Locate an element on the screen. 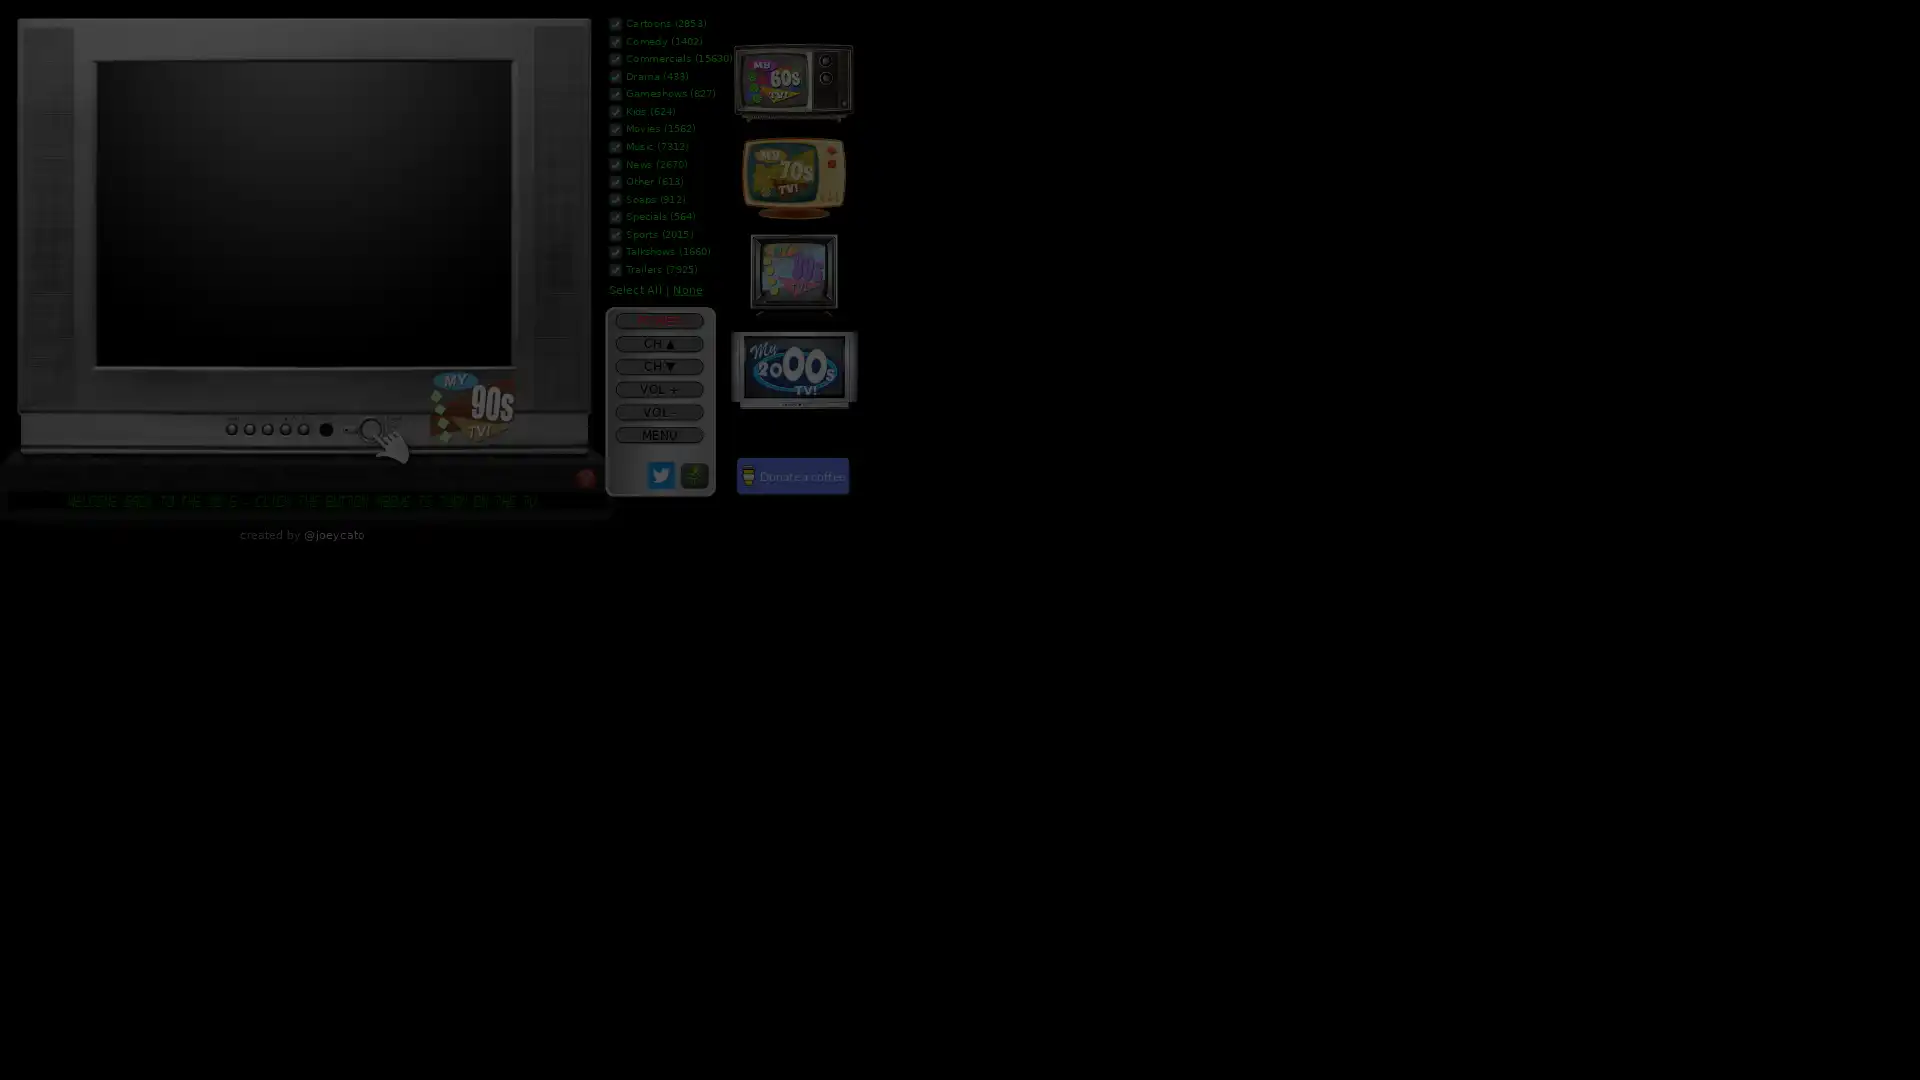 This screenshot has width=1920, height=1080. CH is located at coordinates (658, 342).